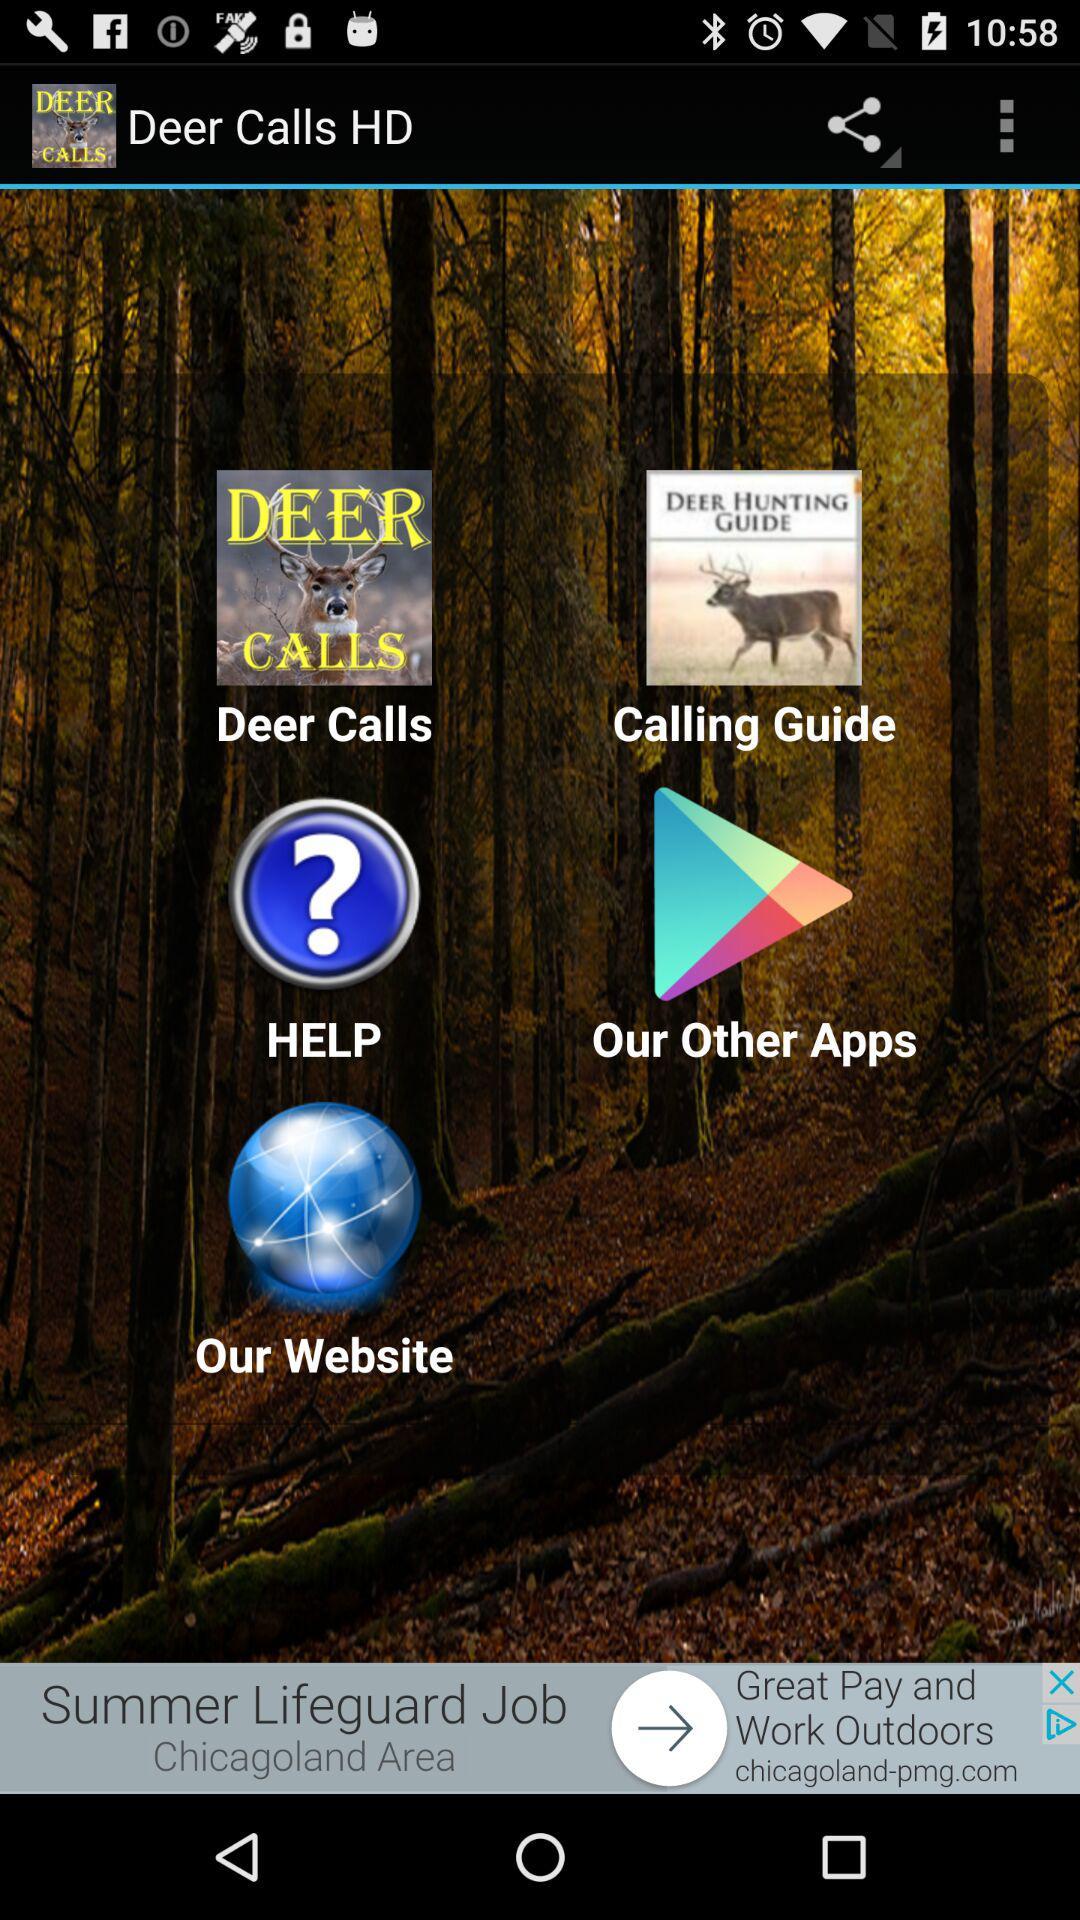 This screenshot has height=1920, width=1080. Describe the element at coordinates (540, 1727) in the screenshot. I see `advertisement page` at that location.